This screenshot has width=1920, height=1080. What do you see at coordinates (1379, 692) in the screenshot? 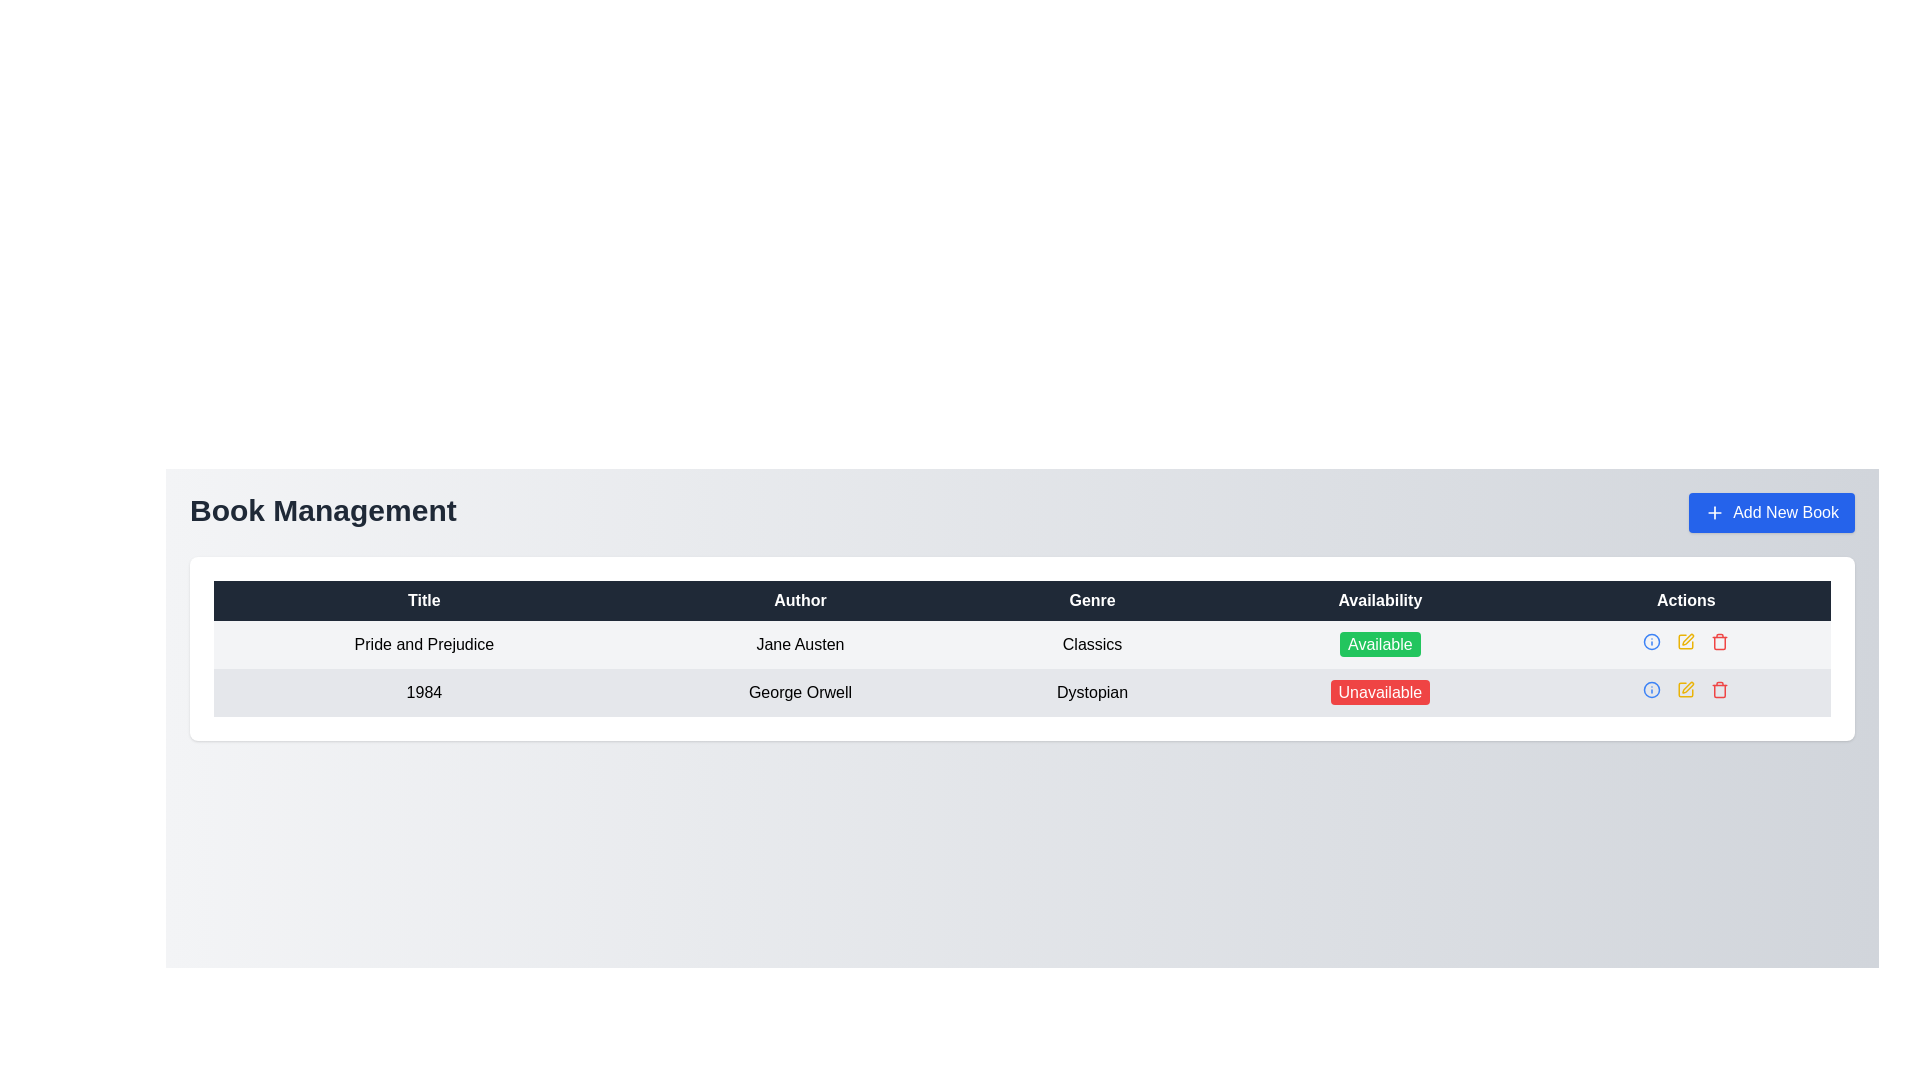
I see `the 'Unavailable' status button in the 'Availability' column of the second row for the book '1984' by George Orwell` at bounding box center [1379, 692].